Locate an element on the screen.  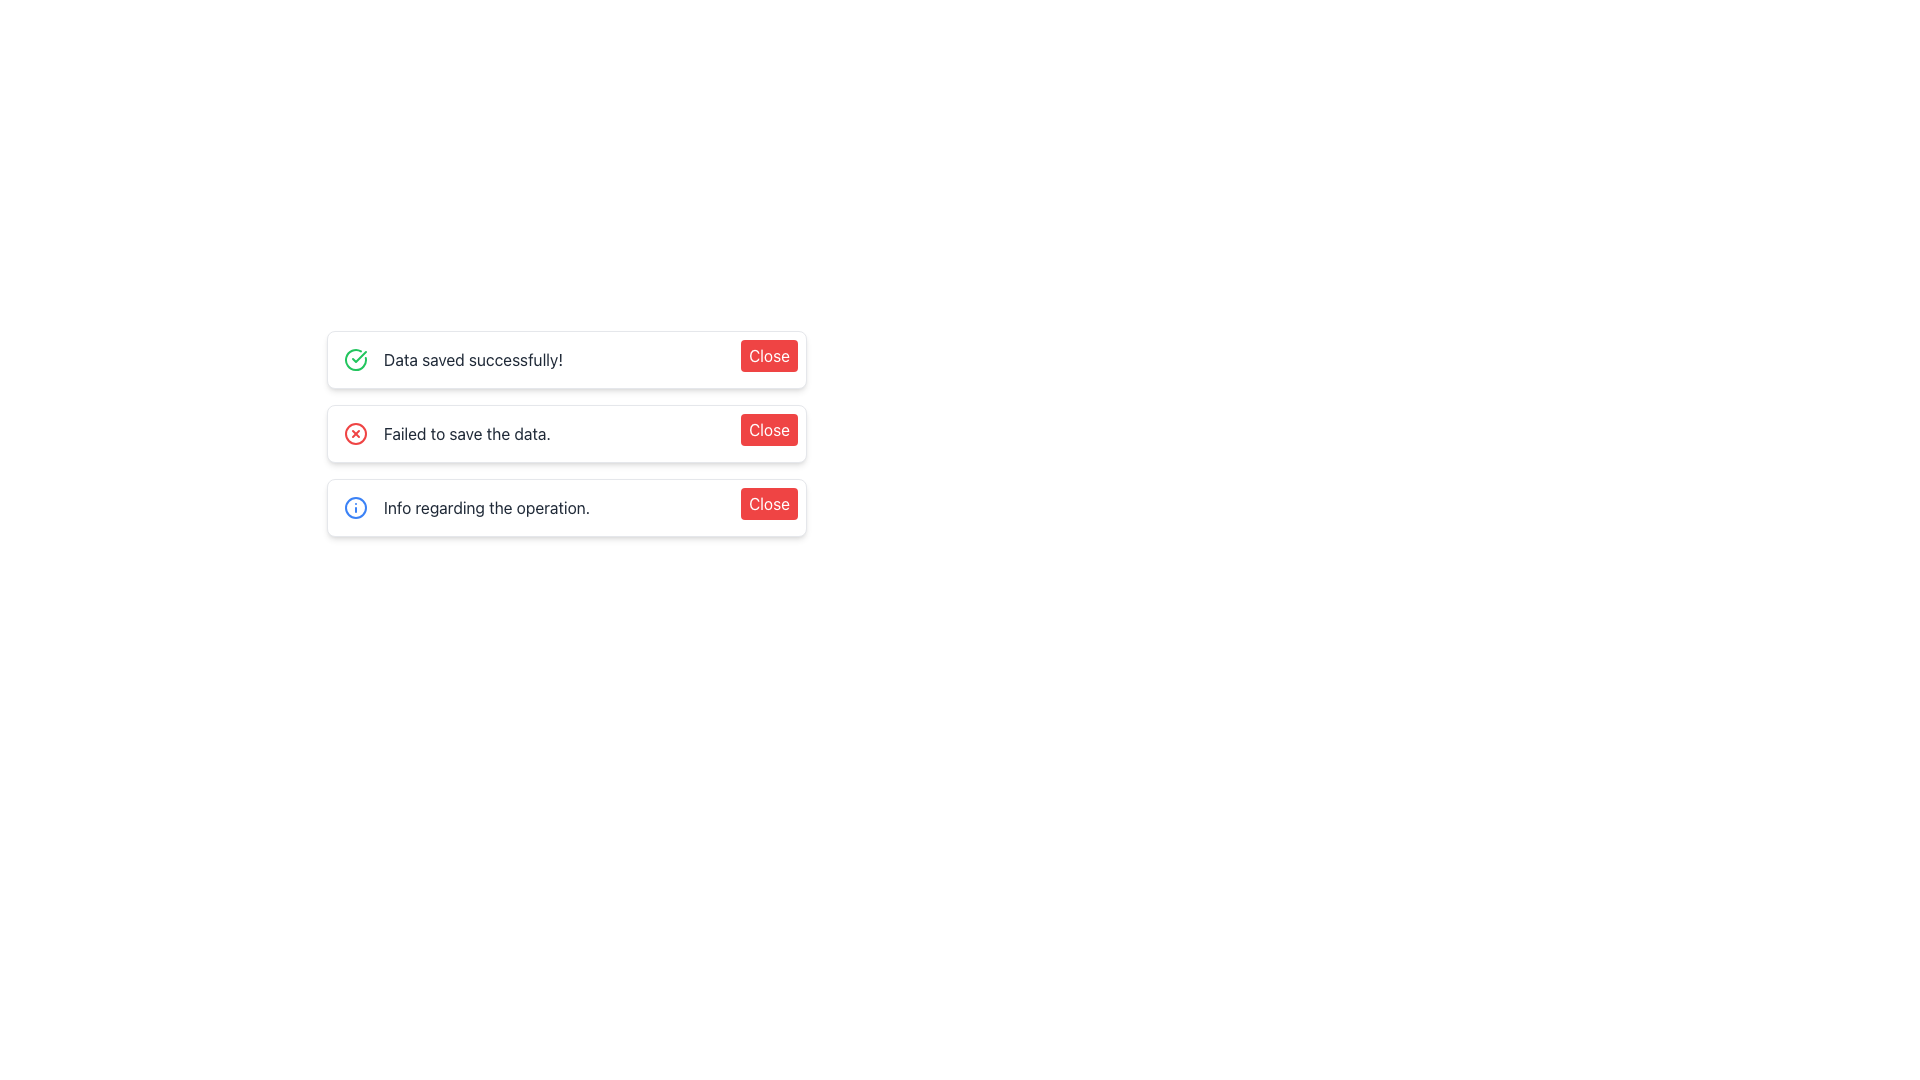
the close button located at the top-right corner of the dialog to observe the hover effect is located at coordinates (768, 503).